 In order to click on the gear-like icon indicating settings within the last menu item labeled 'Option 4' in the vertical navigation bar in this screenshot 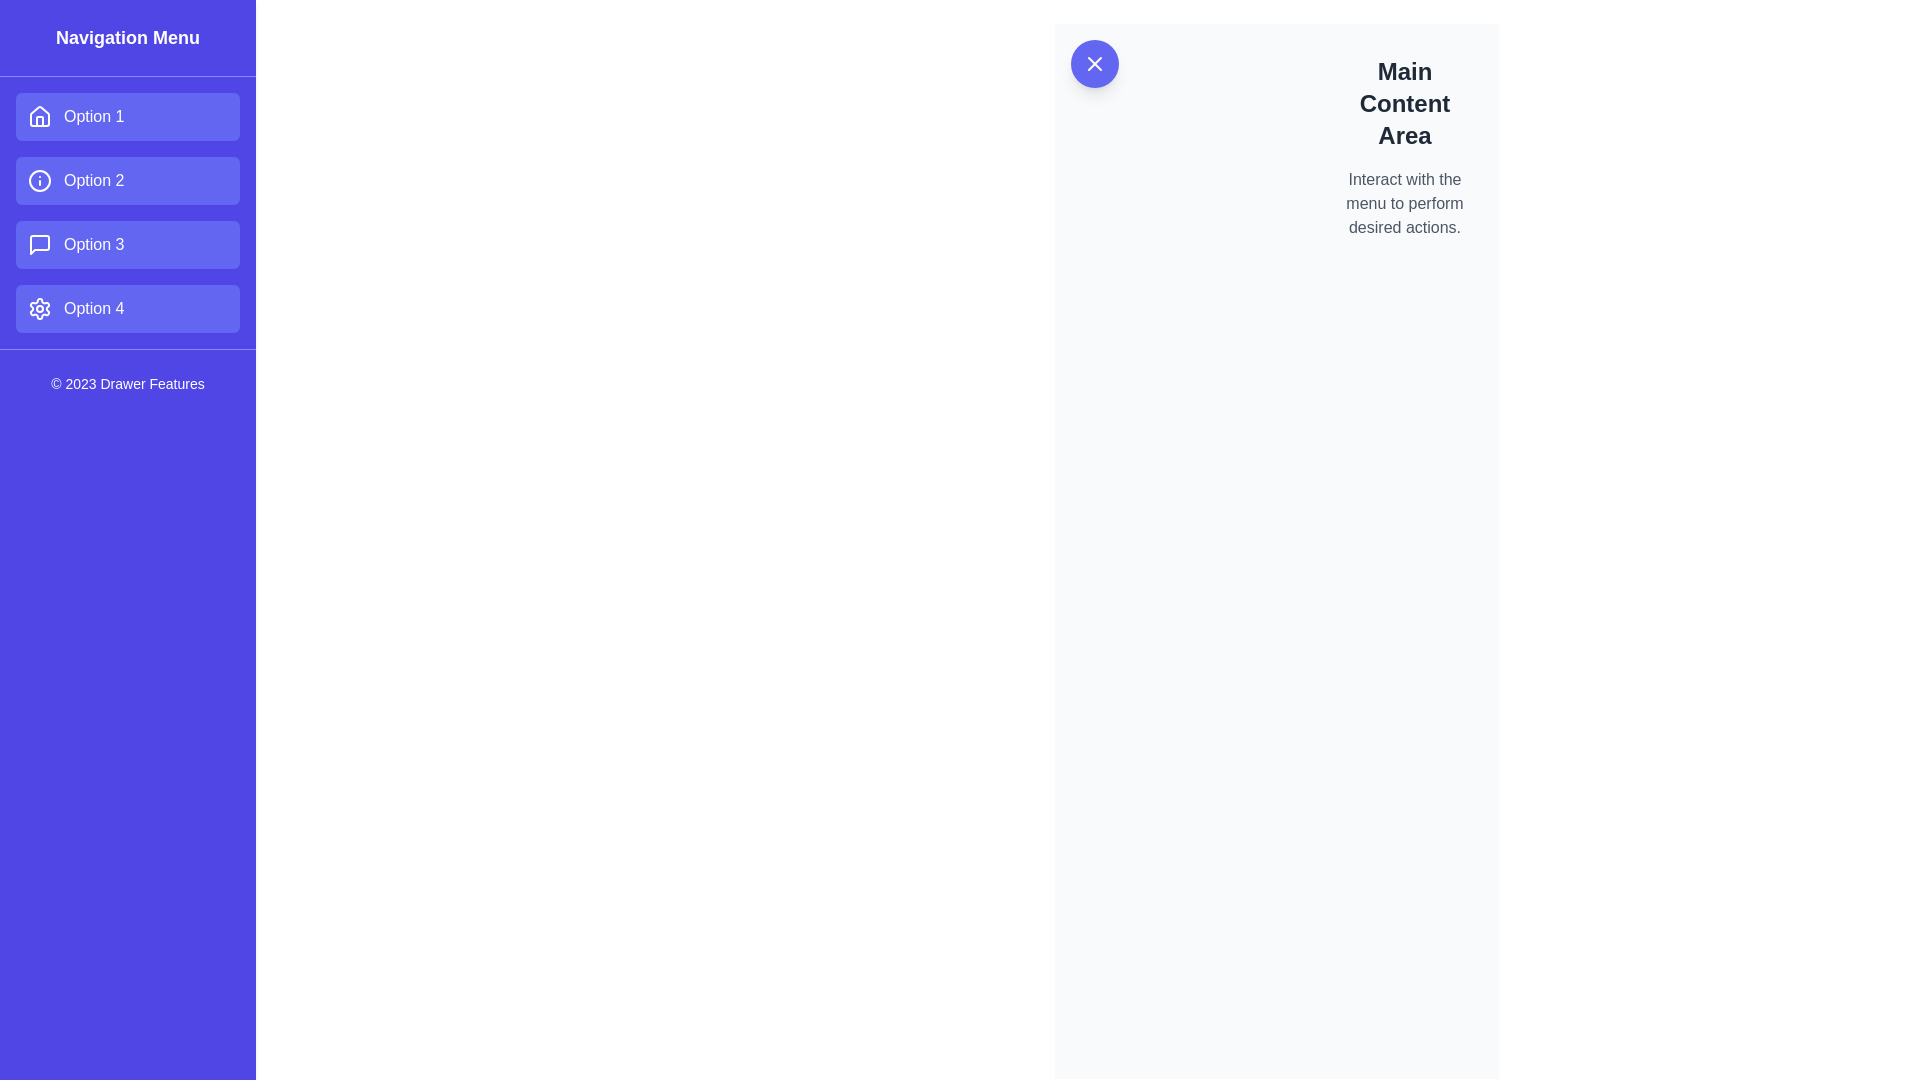, I will do `click(39, 308)`.